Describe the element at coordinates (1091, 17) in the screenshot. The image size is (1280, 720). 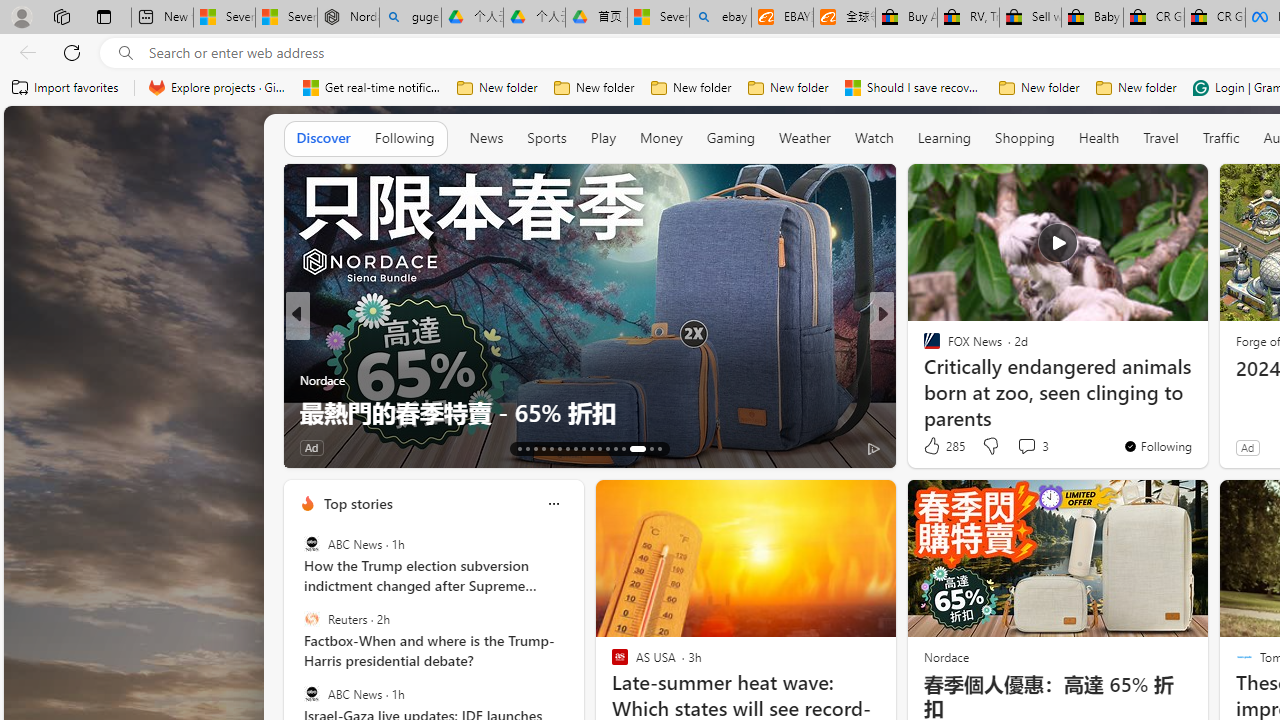
I see `'Baby Keepsakes & Announcements for sale | eBay'` at that location.